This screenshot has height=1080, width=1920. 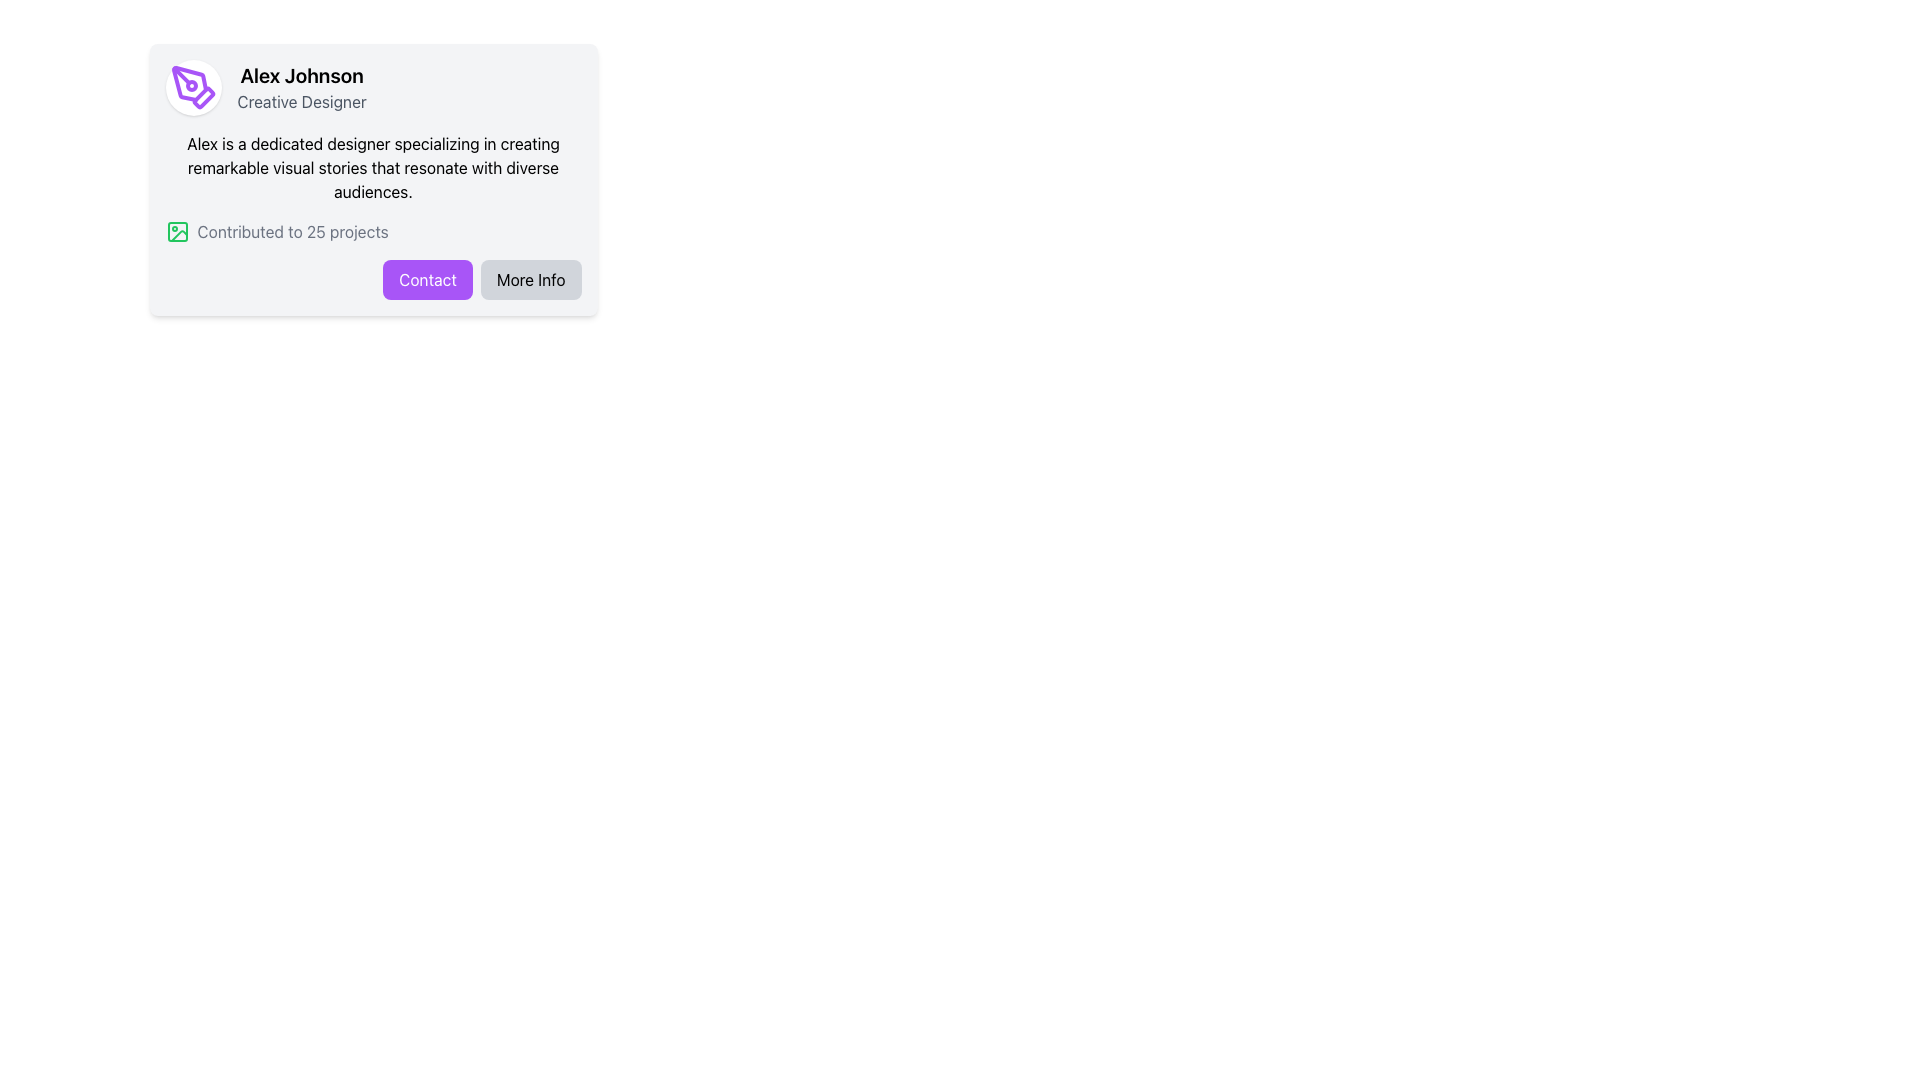 What do you see at coordinates (193, 87) in the screenshot?
I see `the purple pen tool icon located in the top-left corner of the user information card, which represents editing or designing tools` at bounding box center [193, 87].